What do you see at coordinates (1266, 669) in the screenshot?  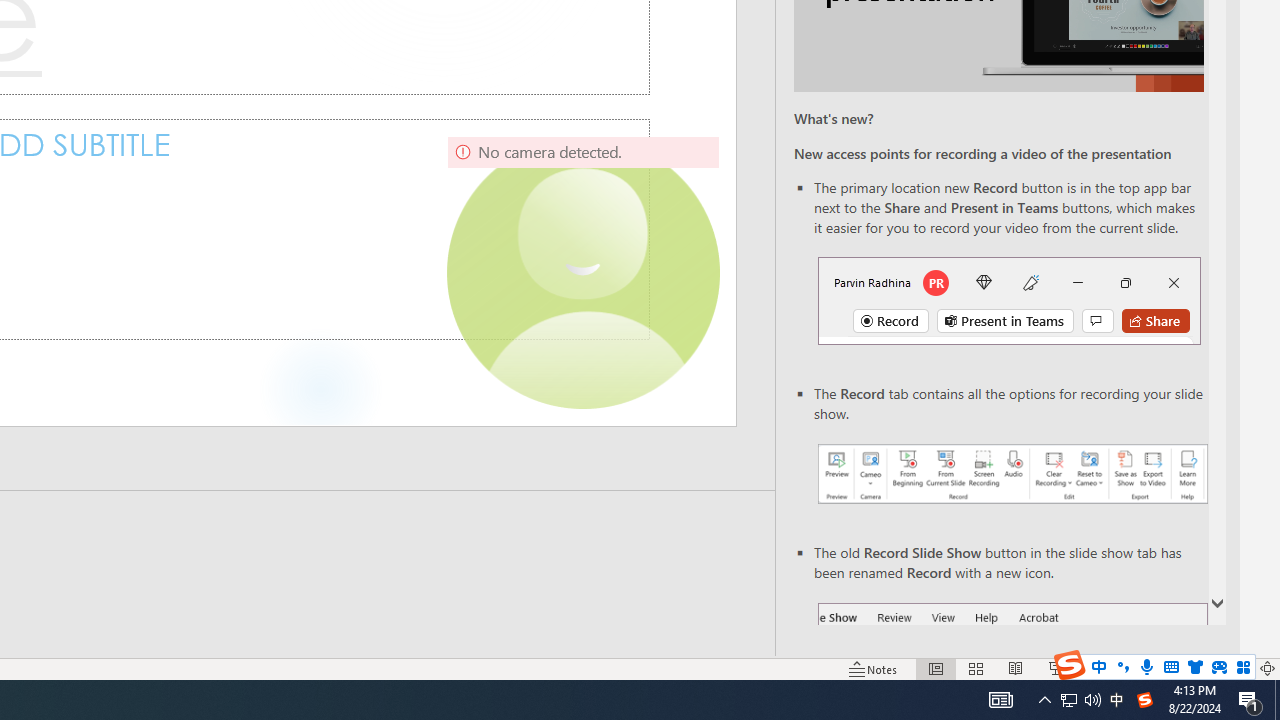 I see `'Zoom to Fit '` at bounding box center [1266, 669].